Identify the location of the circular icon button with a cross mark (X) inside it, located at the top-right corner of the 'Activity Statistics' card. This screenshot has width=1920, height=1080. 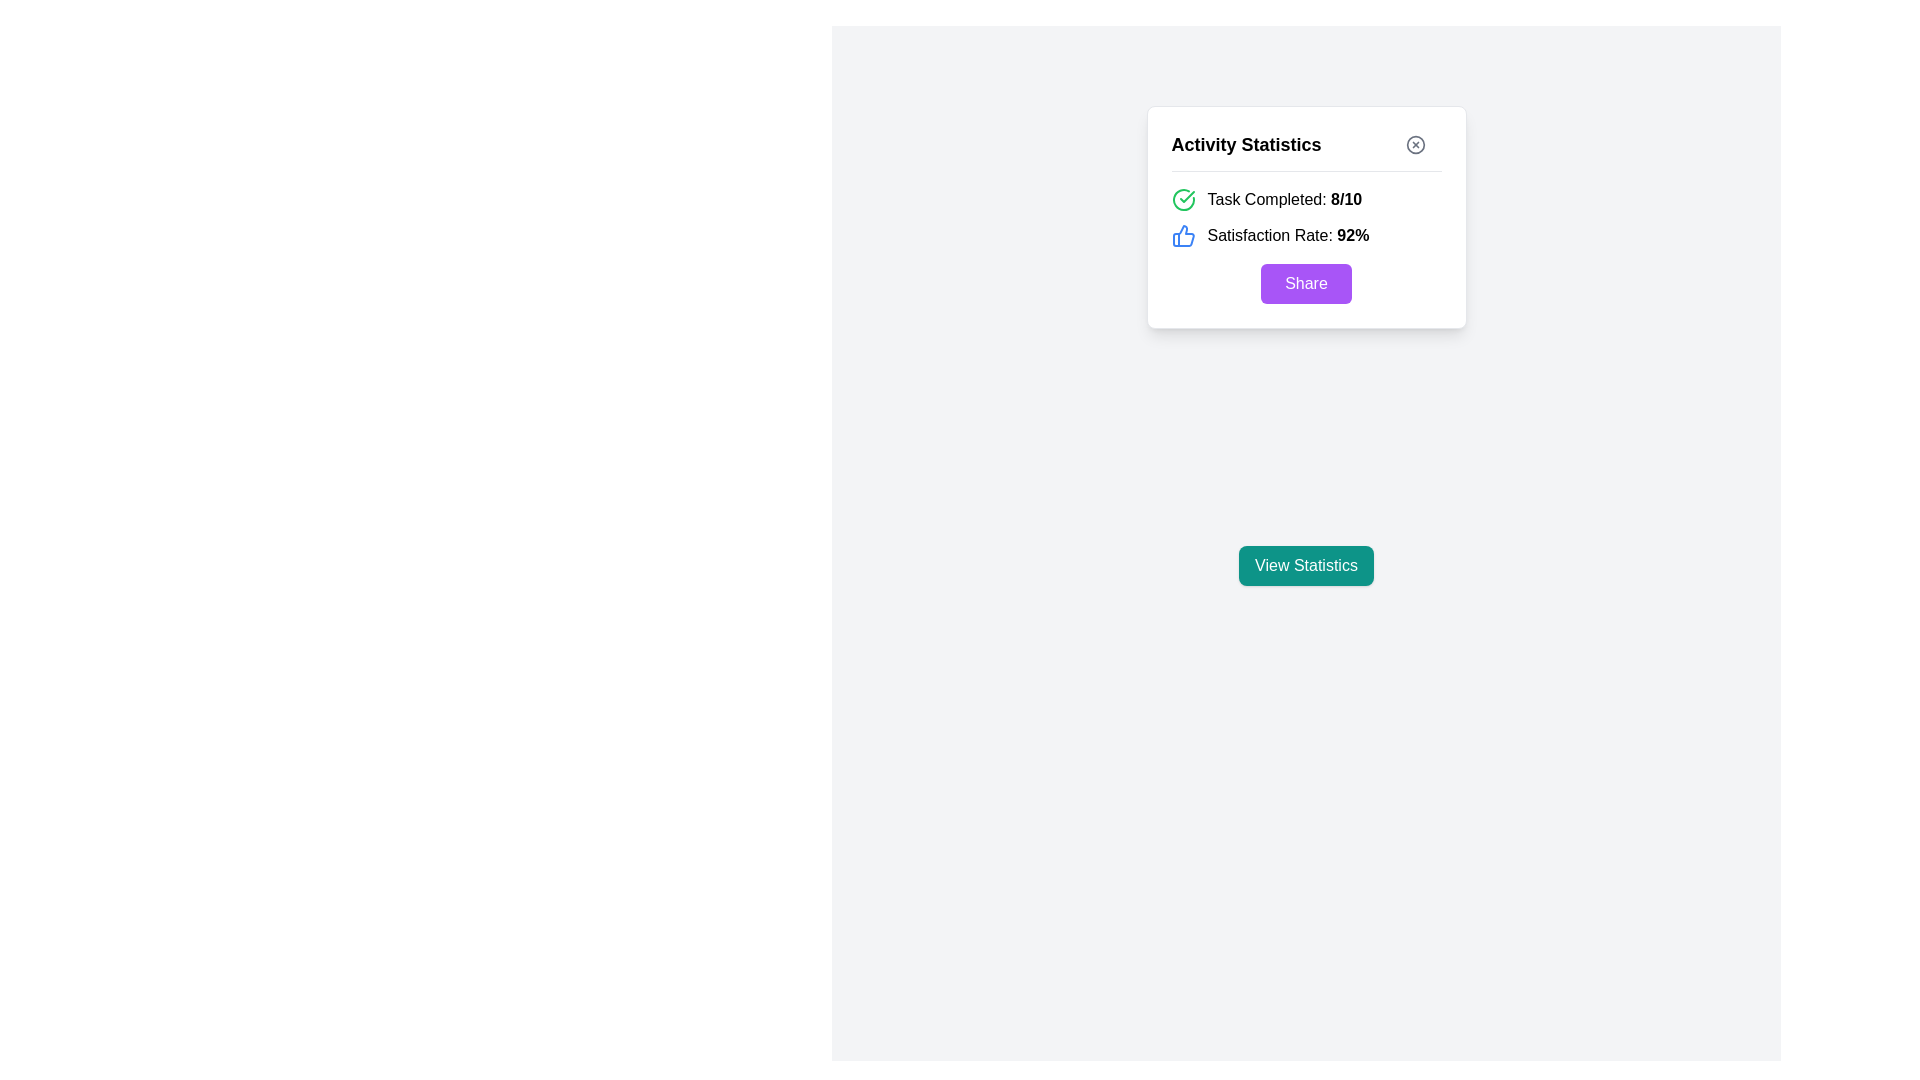
(1414, 144).